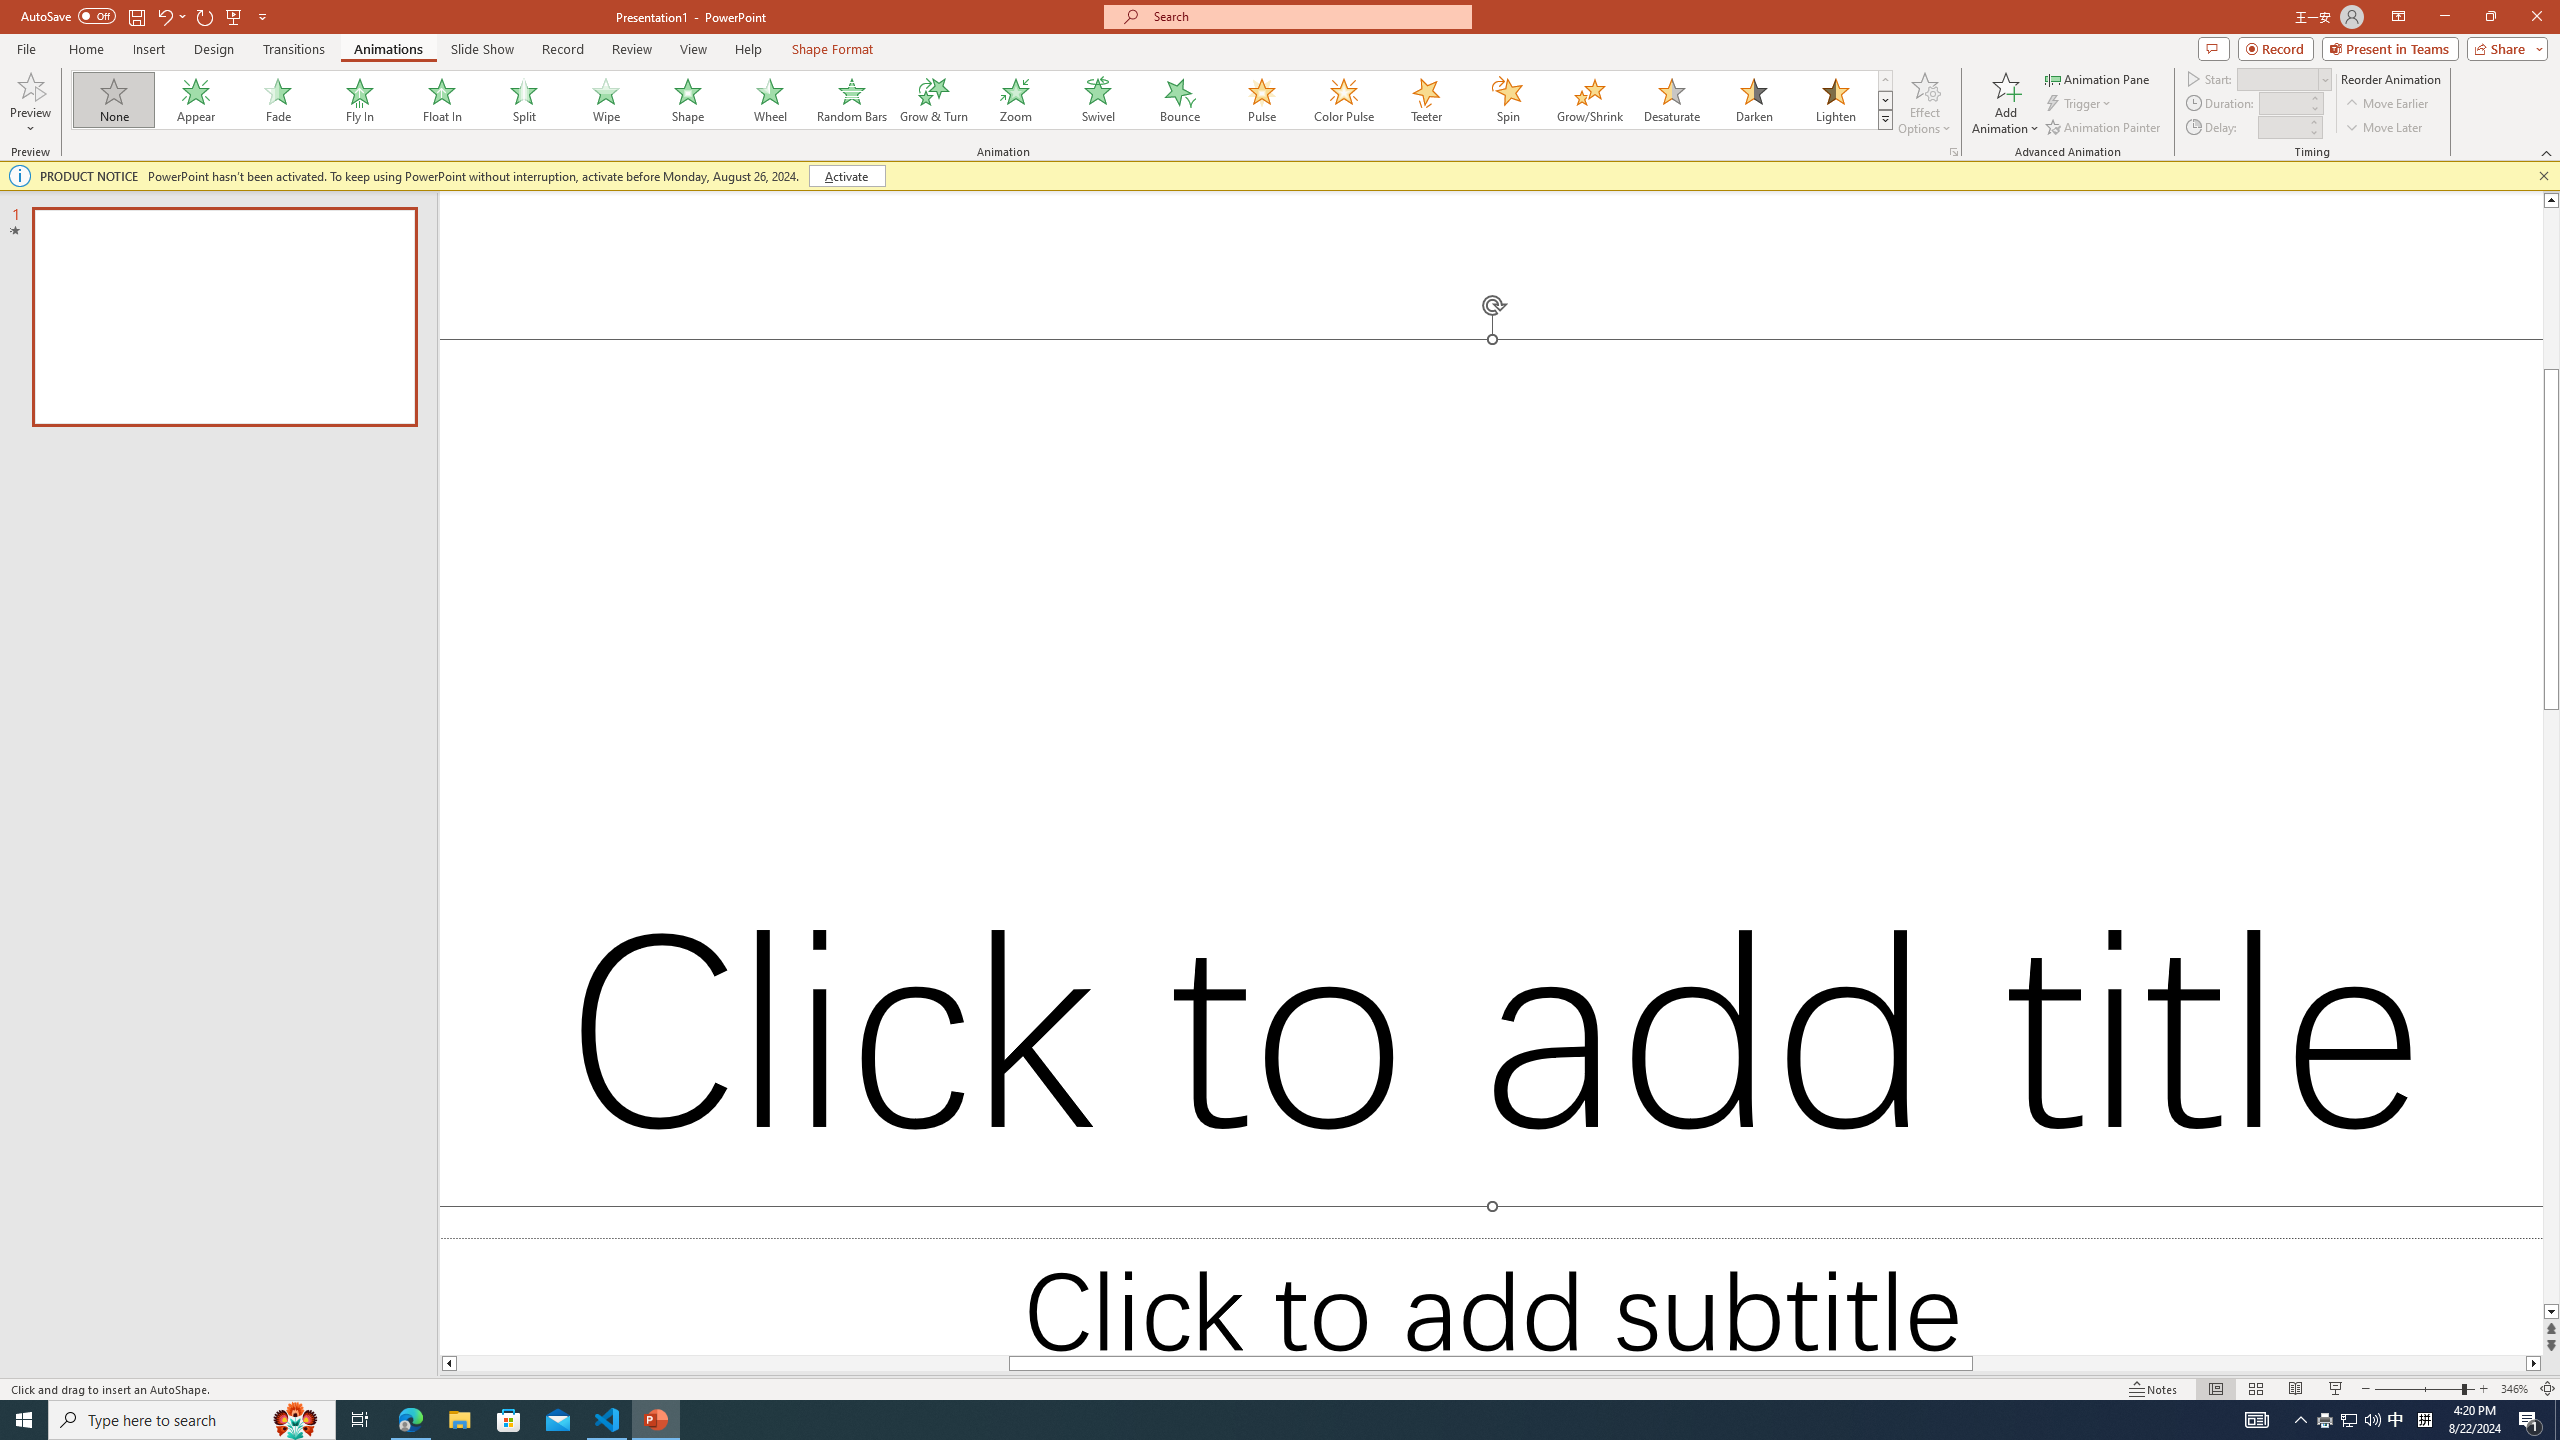 The image size is (2560, 1440). What do you see at coordinates (1671, 99) in the screenshot?
I see `'Desaturate'` at bounding box center [1671, 99].